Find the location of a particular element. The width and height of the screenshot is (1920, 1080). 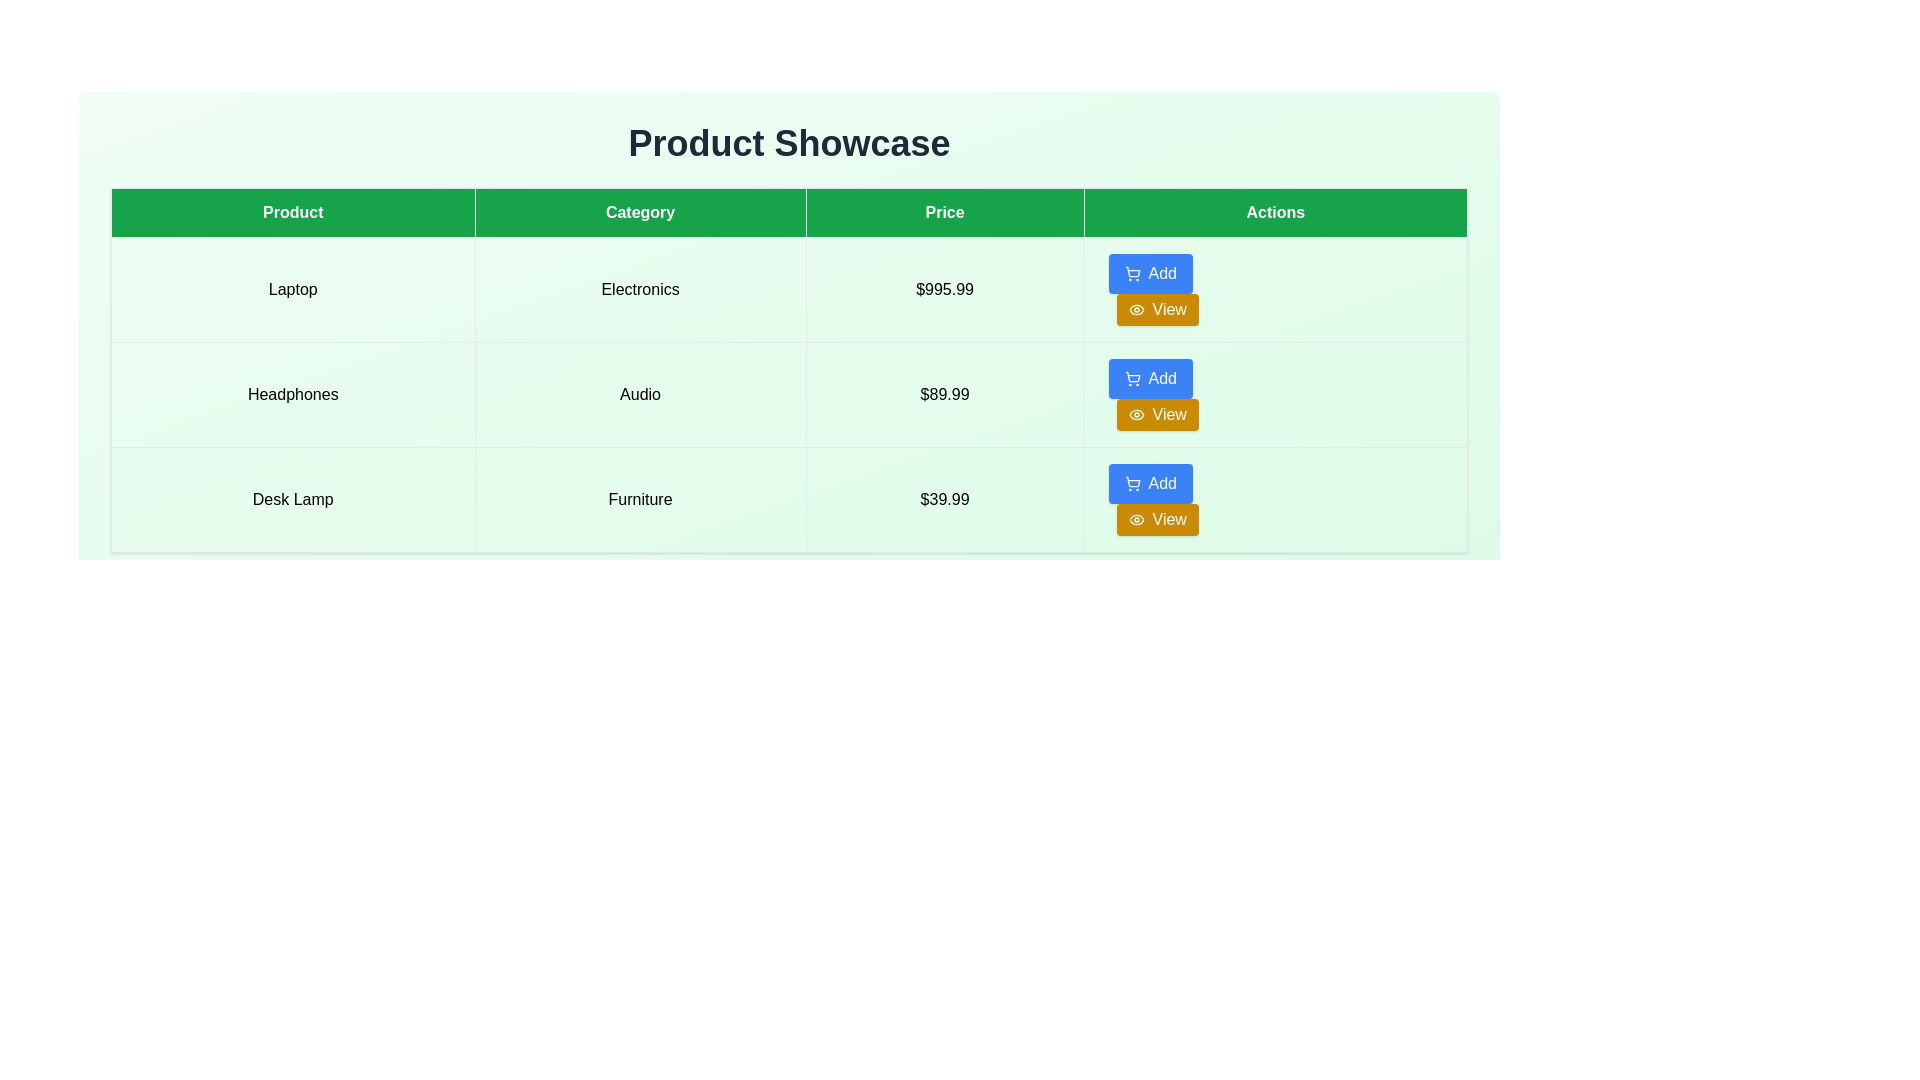

the icon representing the action for viewing details, located to the left of the 'View' text label in the Actions column of the table row for the product 'Headphones' is located at coordinates (1136, 309).